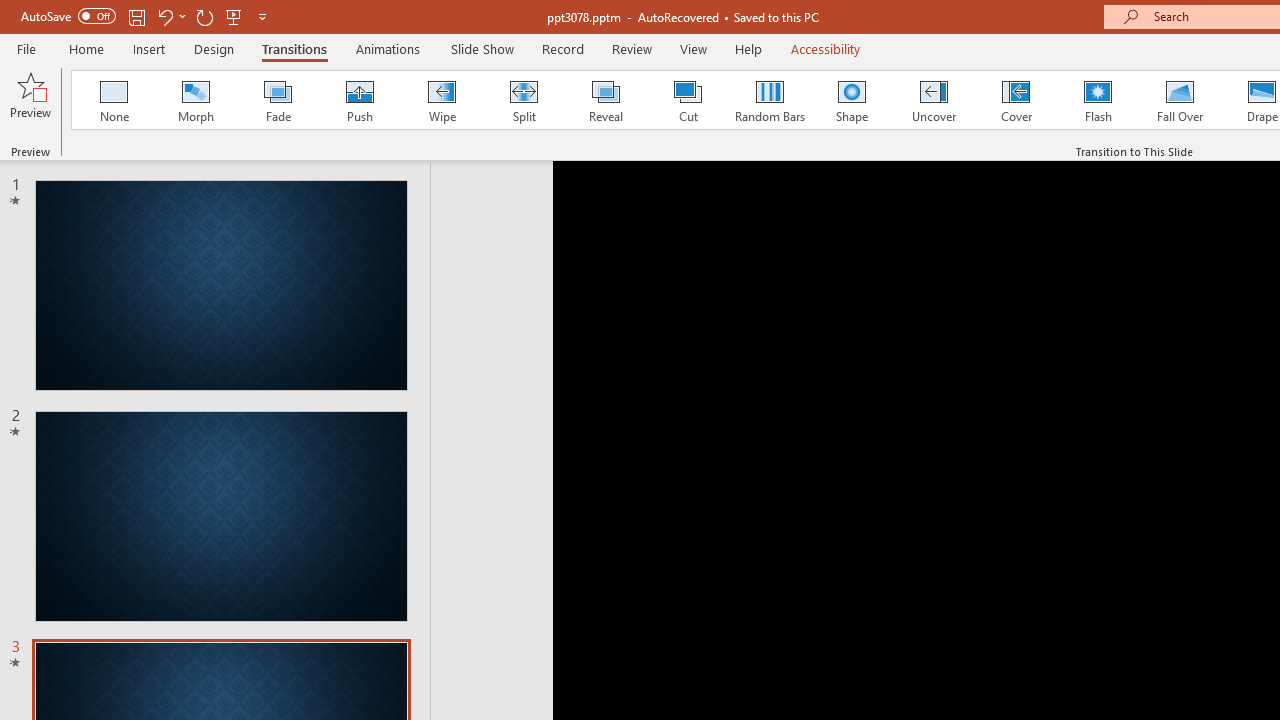  I want to click on 'Reveal', so click(604, 100).